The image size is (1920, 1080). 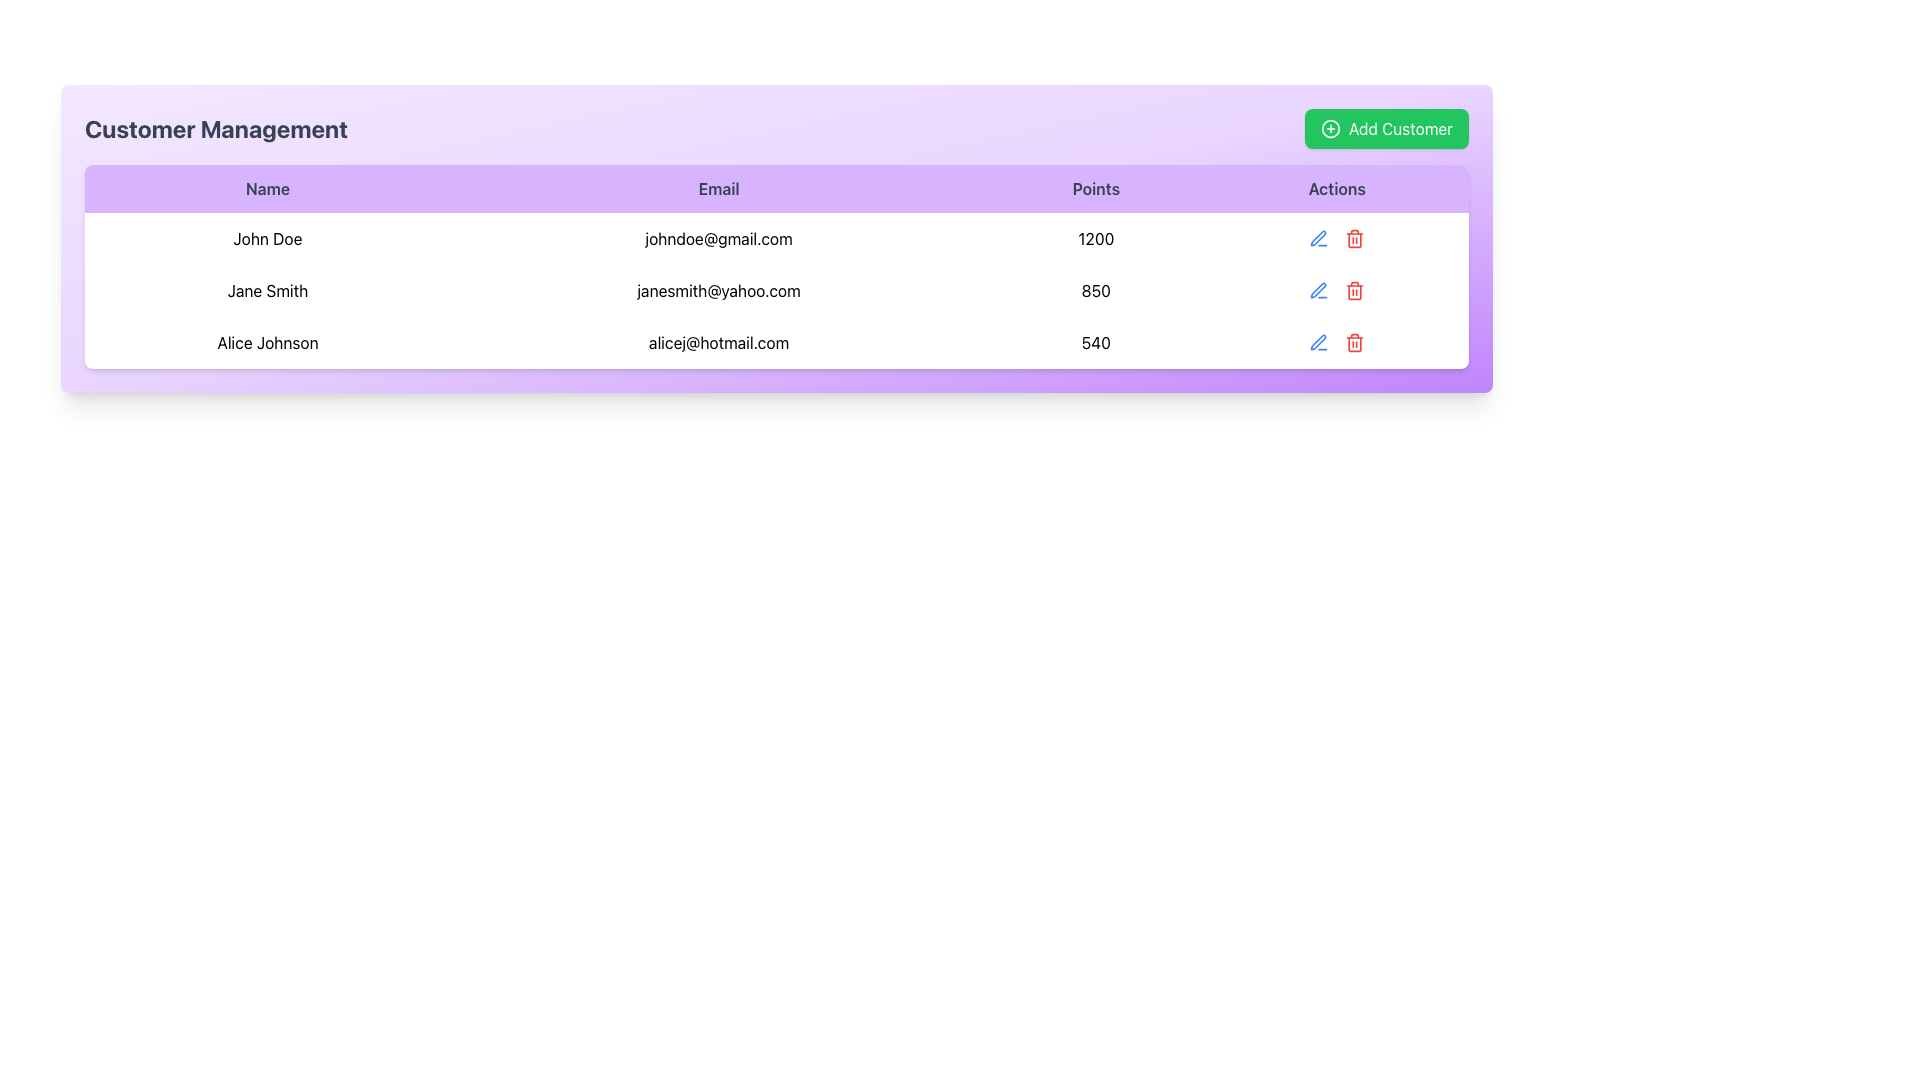 I want to click on the 'Name' label, which is styled with bold serif font on a lavender background and positioned in the first column of the header row in a data table, so click(x=267, y=189).